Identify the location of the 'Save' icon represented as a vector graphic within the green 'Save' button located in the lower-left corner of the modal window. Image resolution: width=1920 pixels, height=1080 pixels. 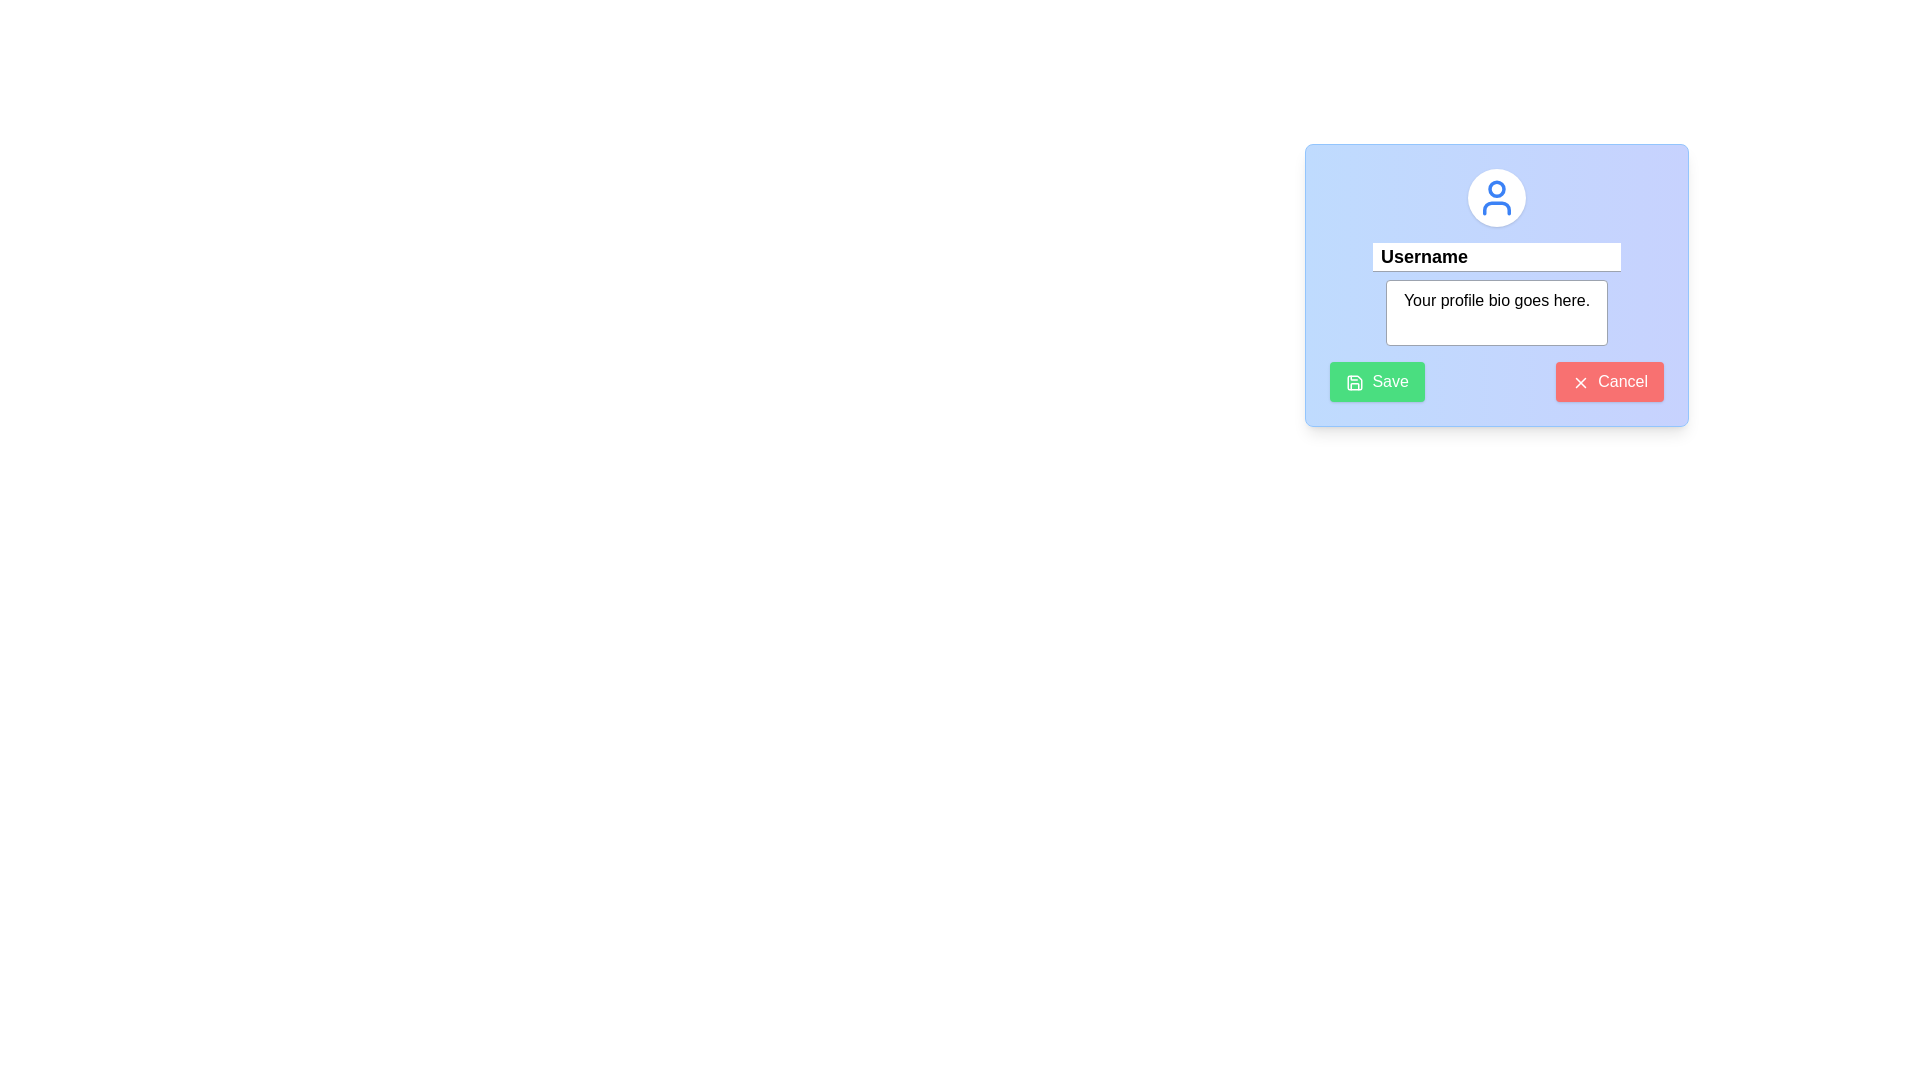
(1354, 381).